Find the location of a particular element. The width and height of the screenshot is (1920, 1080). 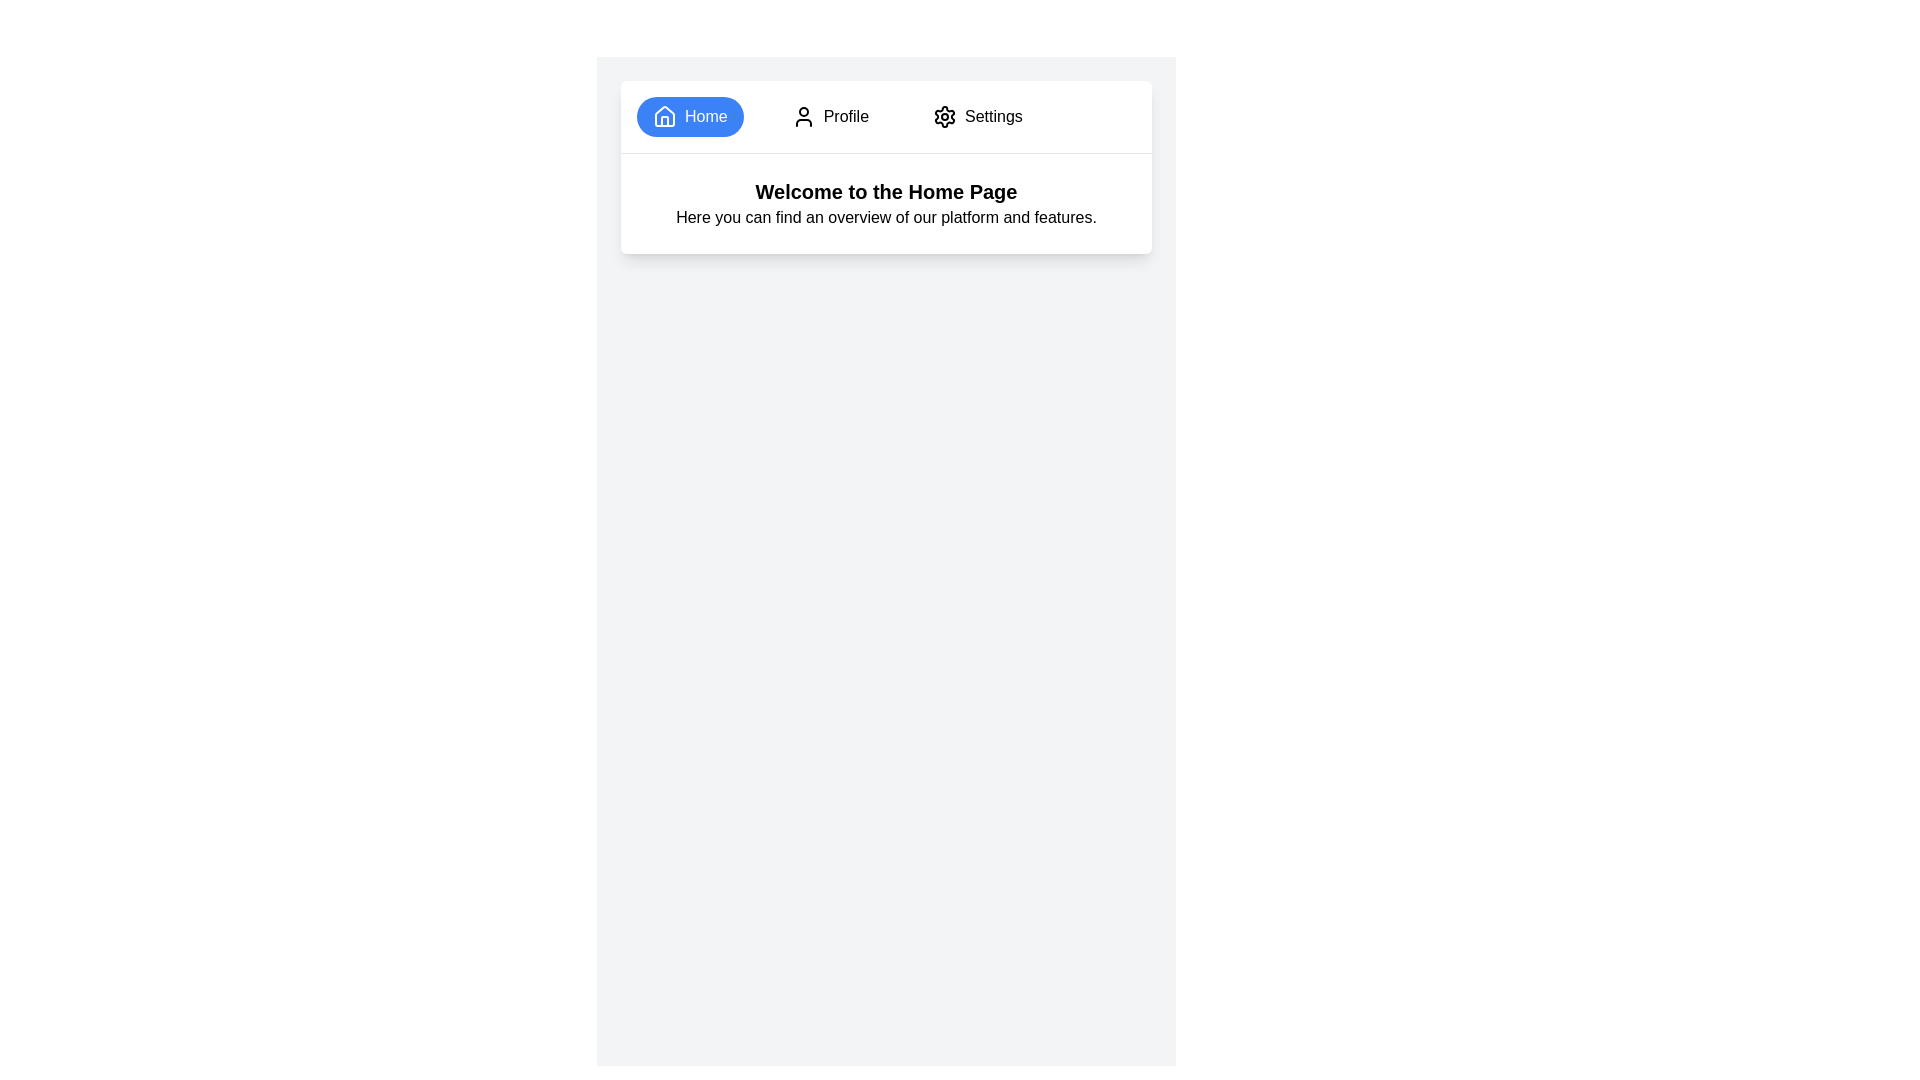

the blue rounded 'Home' button with a home icon and text is located at coordinates (690, 116).